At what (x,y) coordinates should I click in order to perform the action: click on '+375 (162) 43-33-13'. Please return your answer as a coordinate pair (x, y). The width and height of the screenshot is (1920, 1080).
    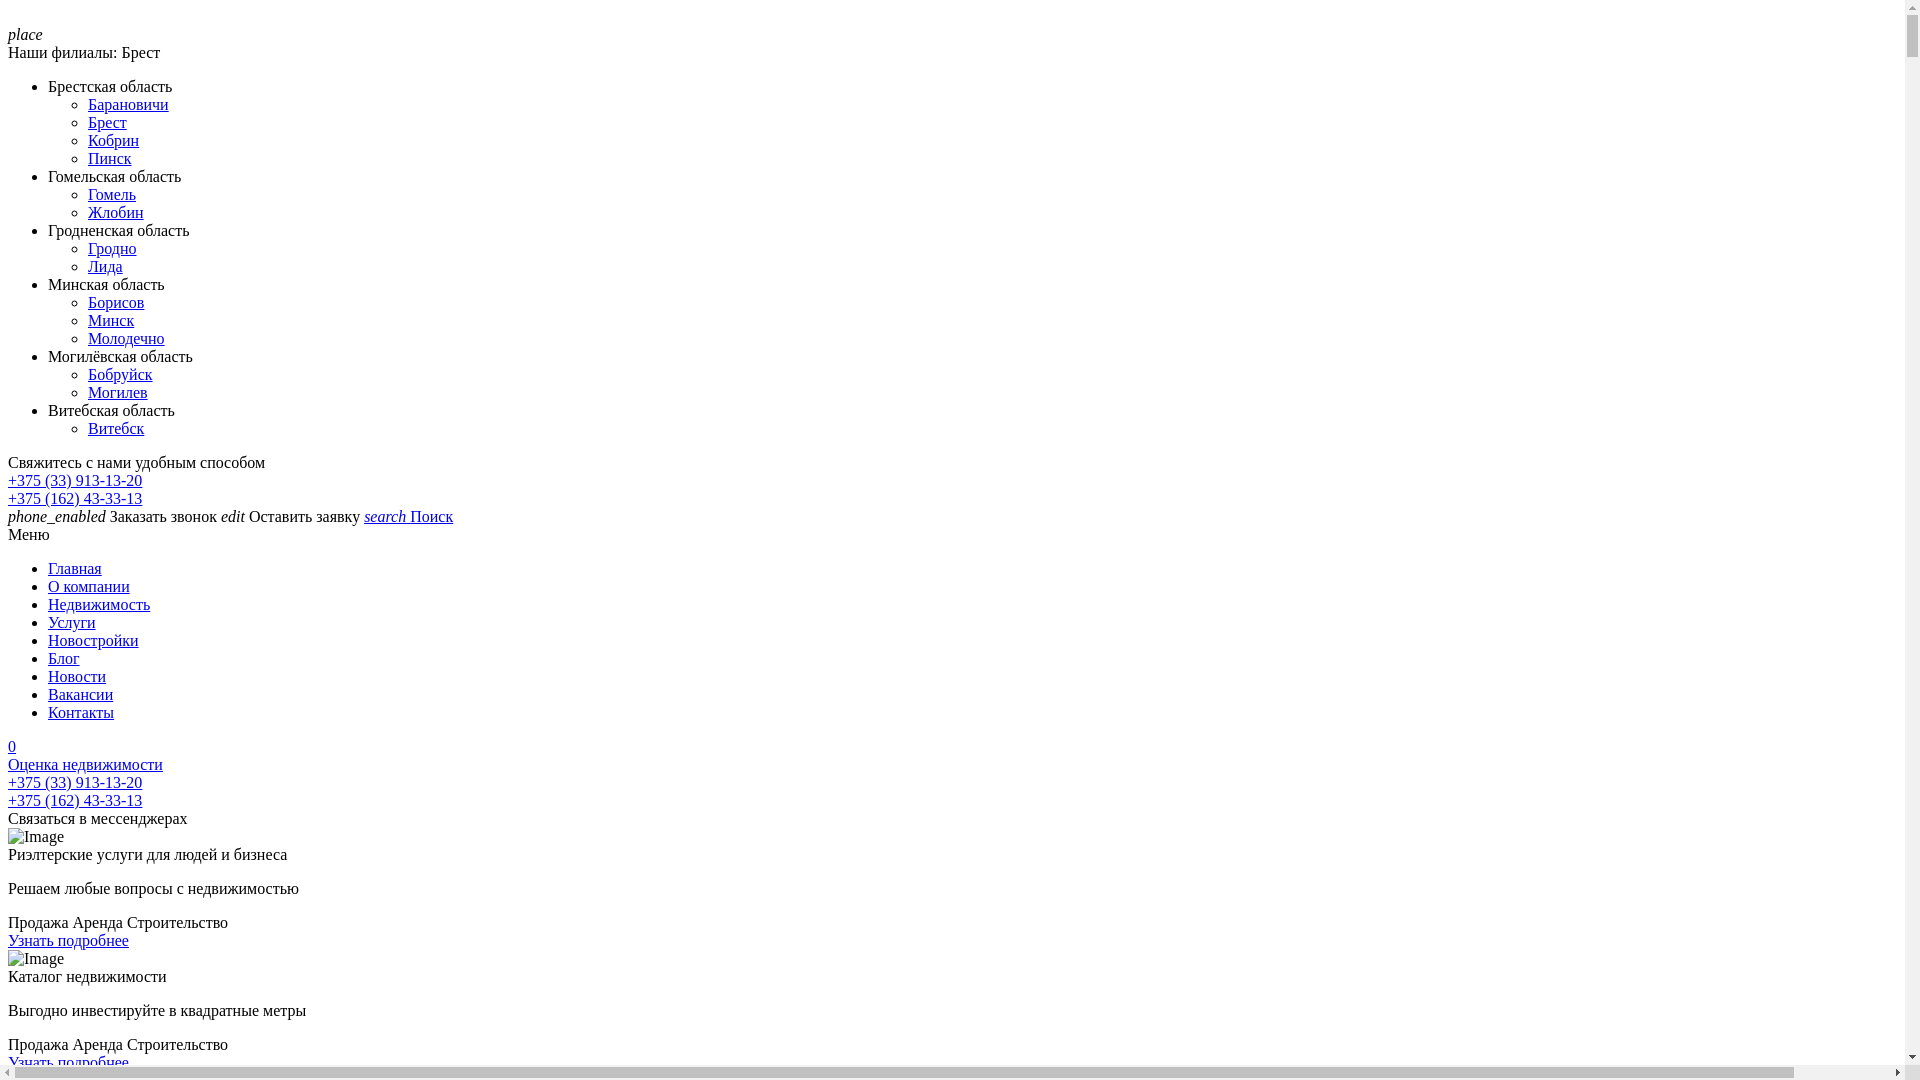
    Looking at the image, I should click on (75, 497).